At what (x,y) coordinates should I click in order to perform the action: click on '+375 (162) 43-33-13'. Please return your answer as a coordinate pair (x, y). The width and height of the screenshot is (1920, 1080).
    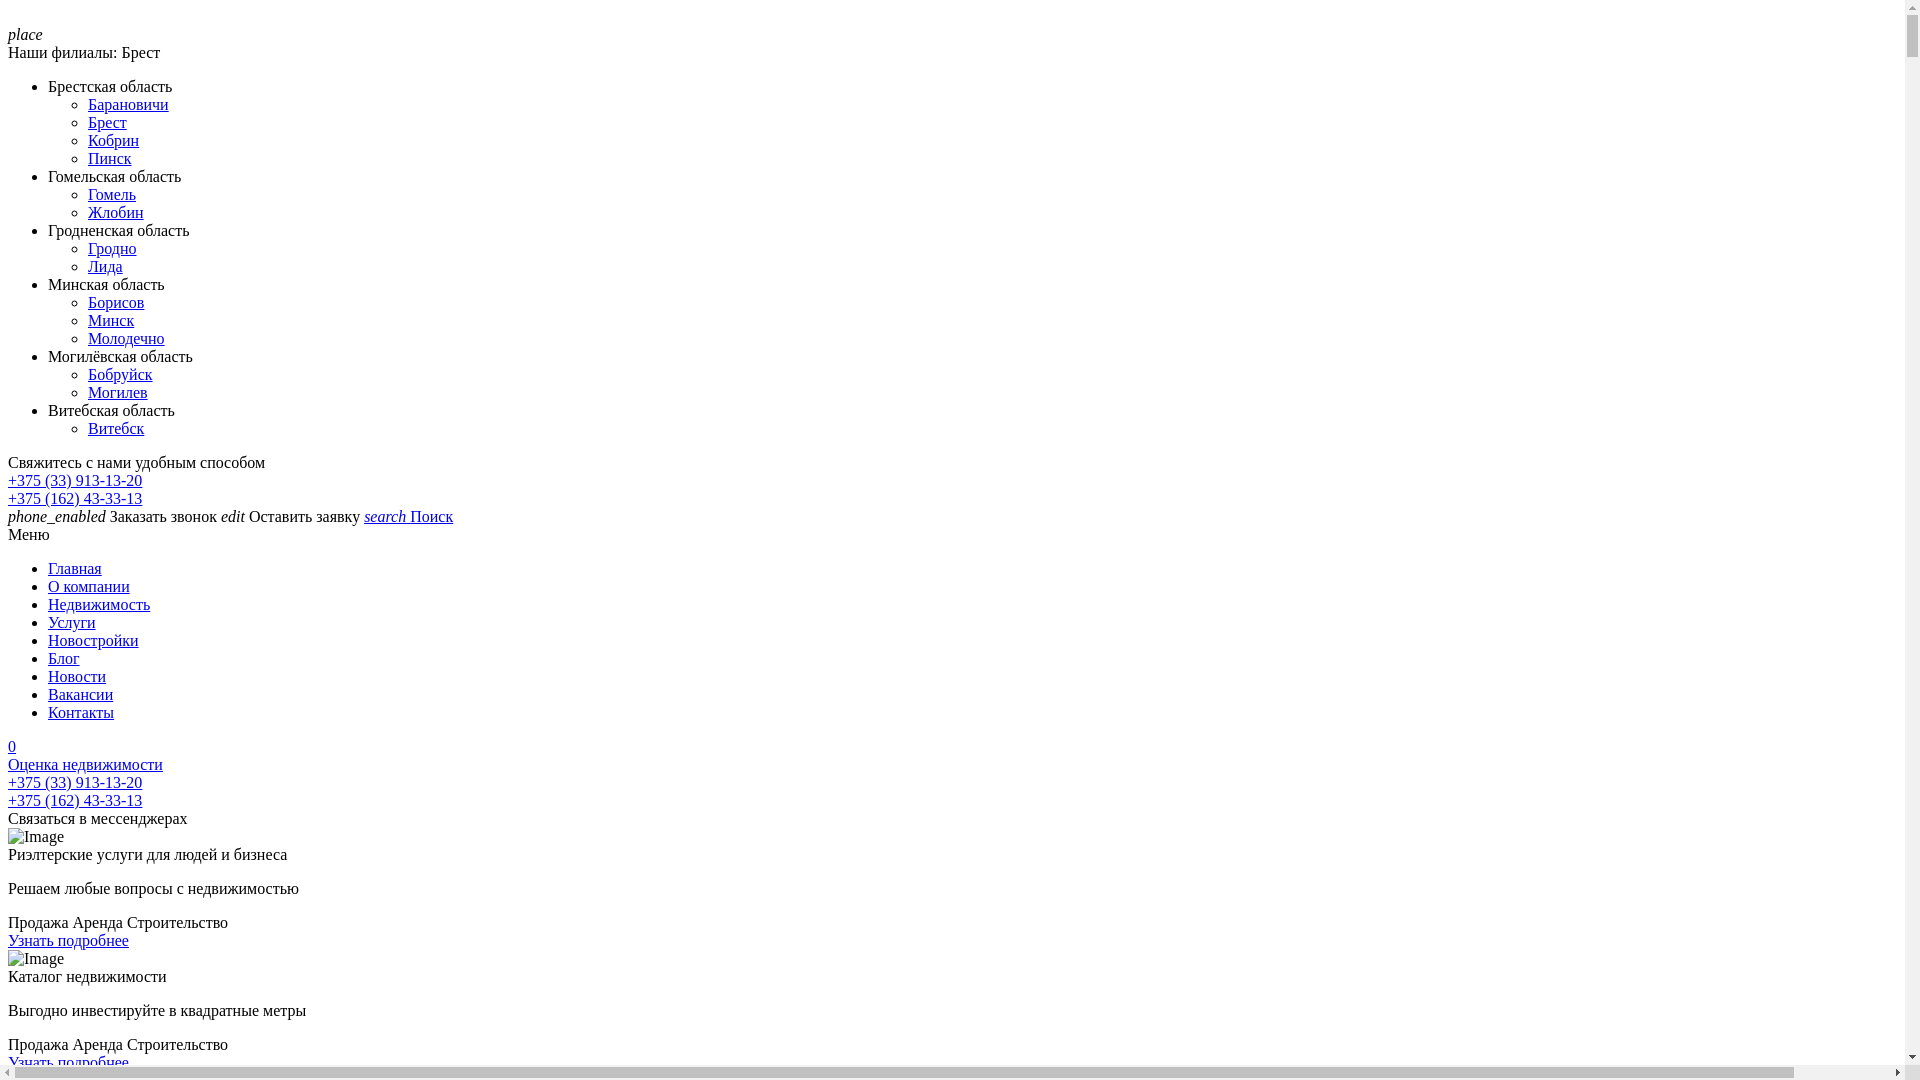
    Looking at the image, I should click on (75, 497).